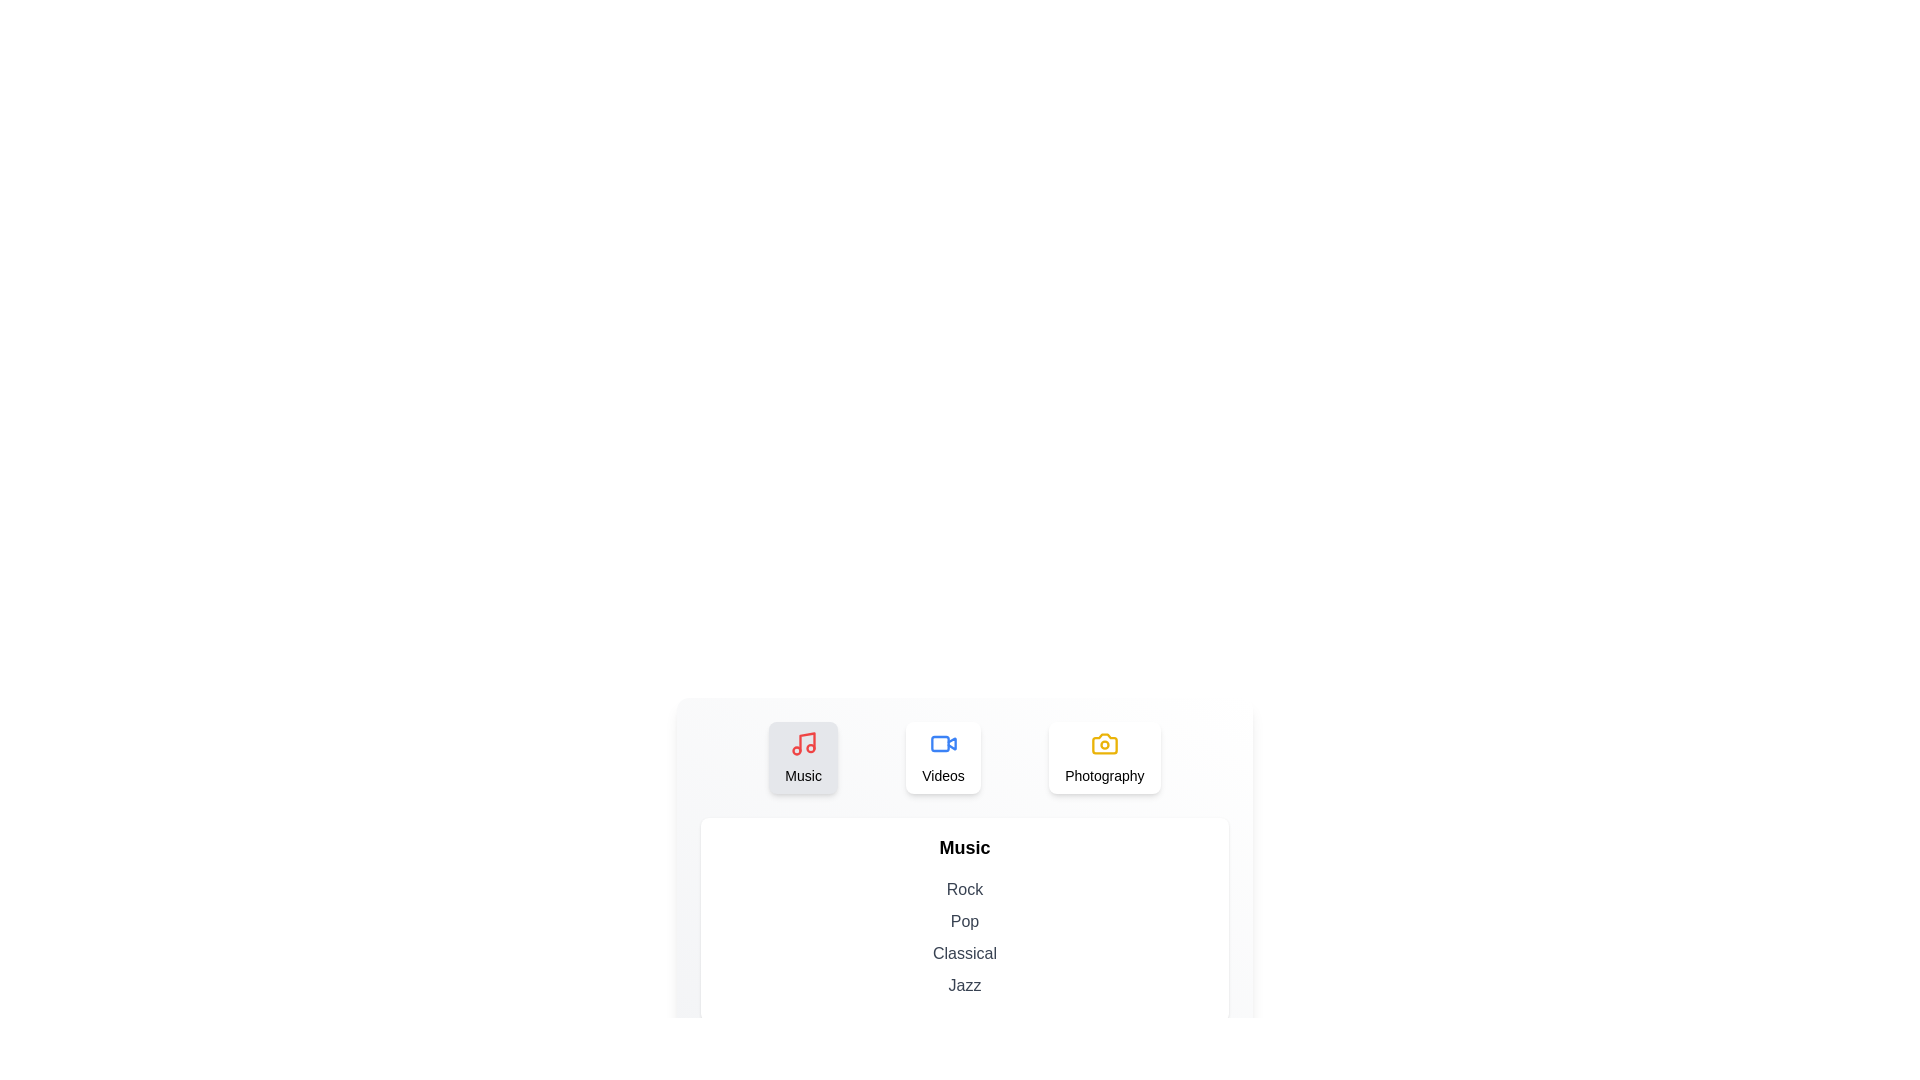 The height and width of the screenshot is (1080, 1920). I want to click on the text Rock from the displayed list, so click(964, 889).